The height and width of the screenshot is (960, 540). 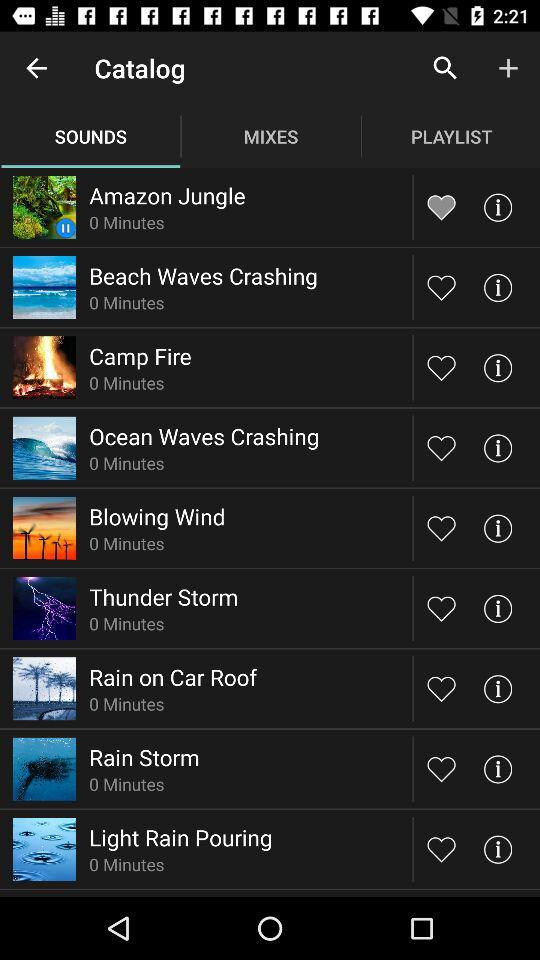 I want to click on the item above sounds item, so click(x=36, y=68).